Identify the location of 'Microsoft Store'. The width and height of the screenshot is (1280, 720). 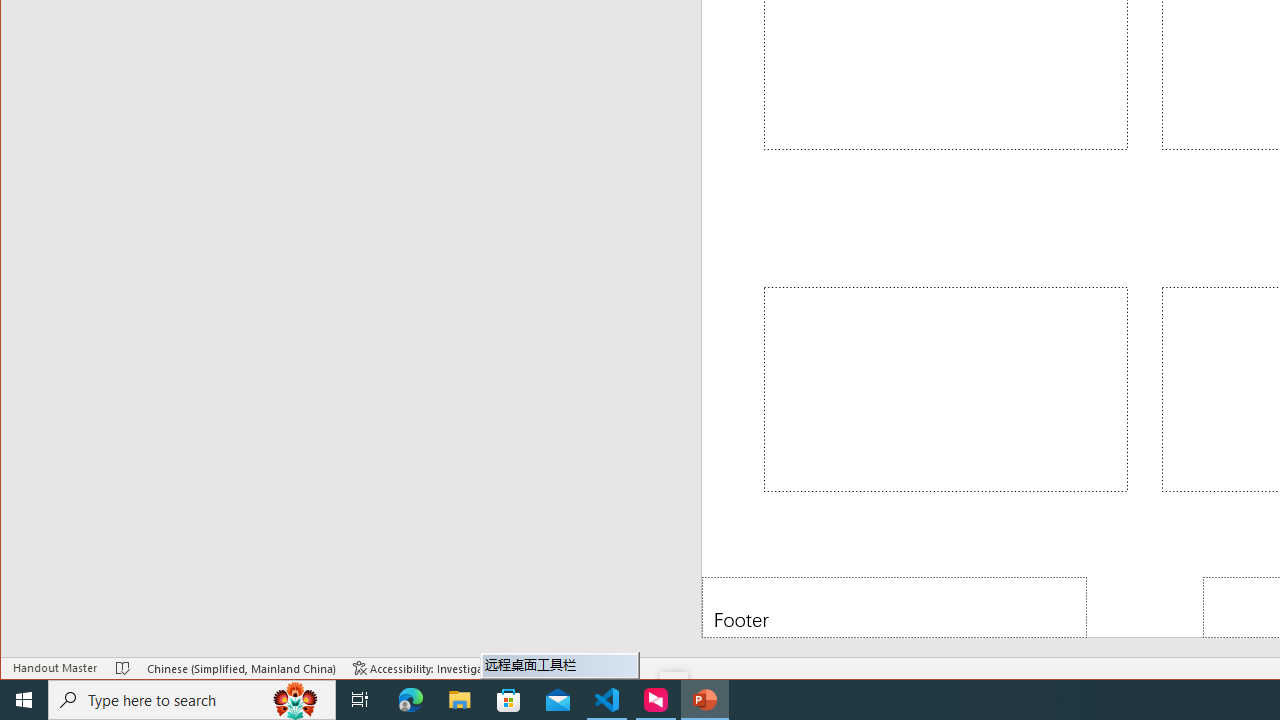
(509, 698).